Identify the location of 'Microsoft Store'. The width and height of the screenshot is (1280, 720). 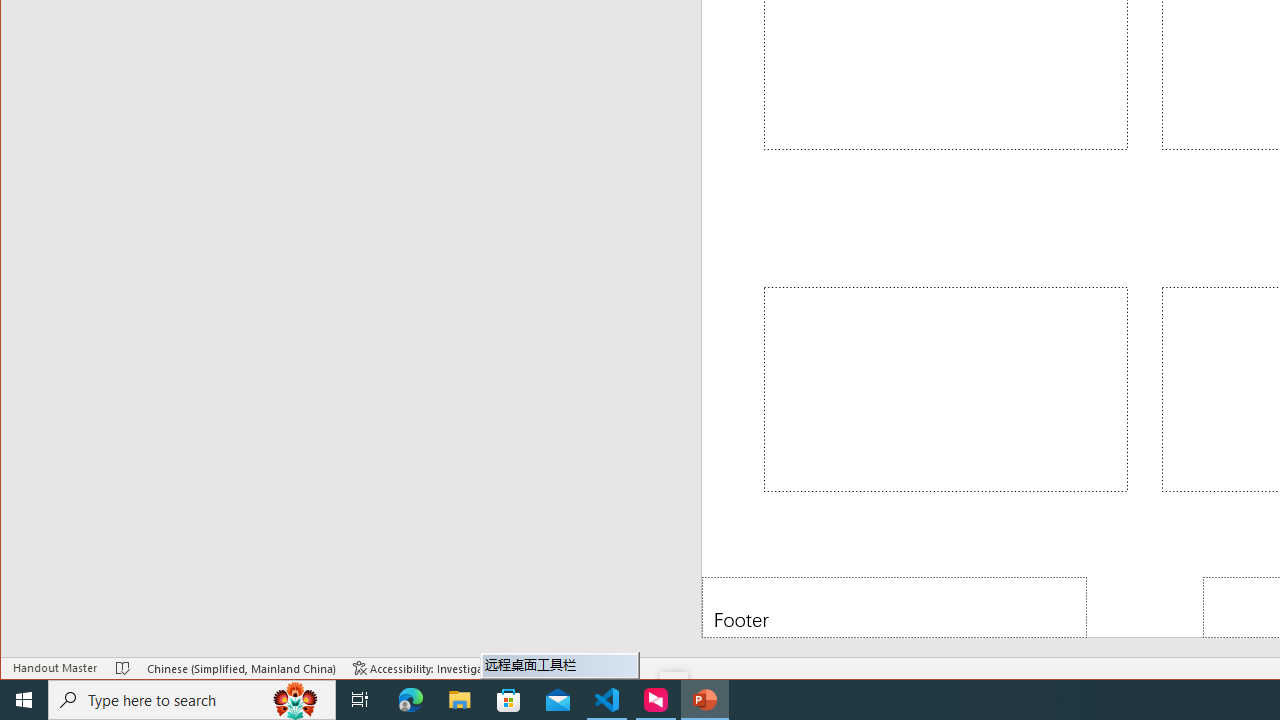
(509, 698).